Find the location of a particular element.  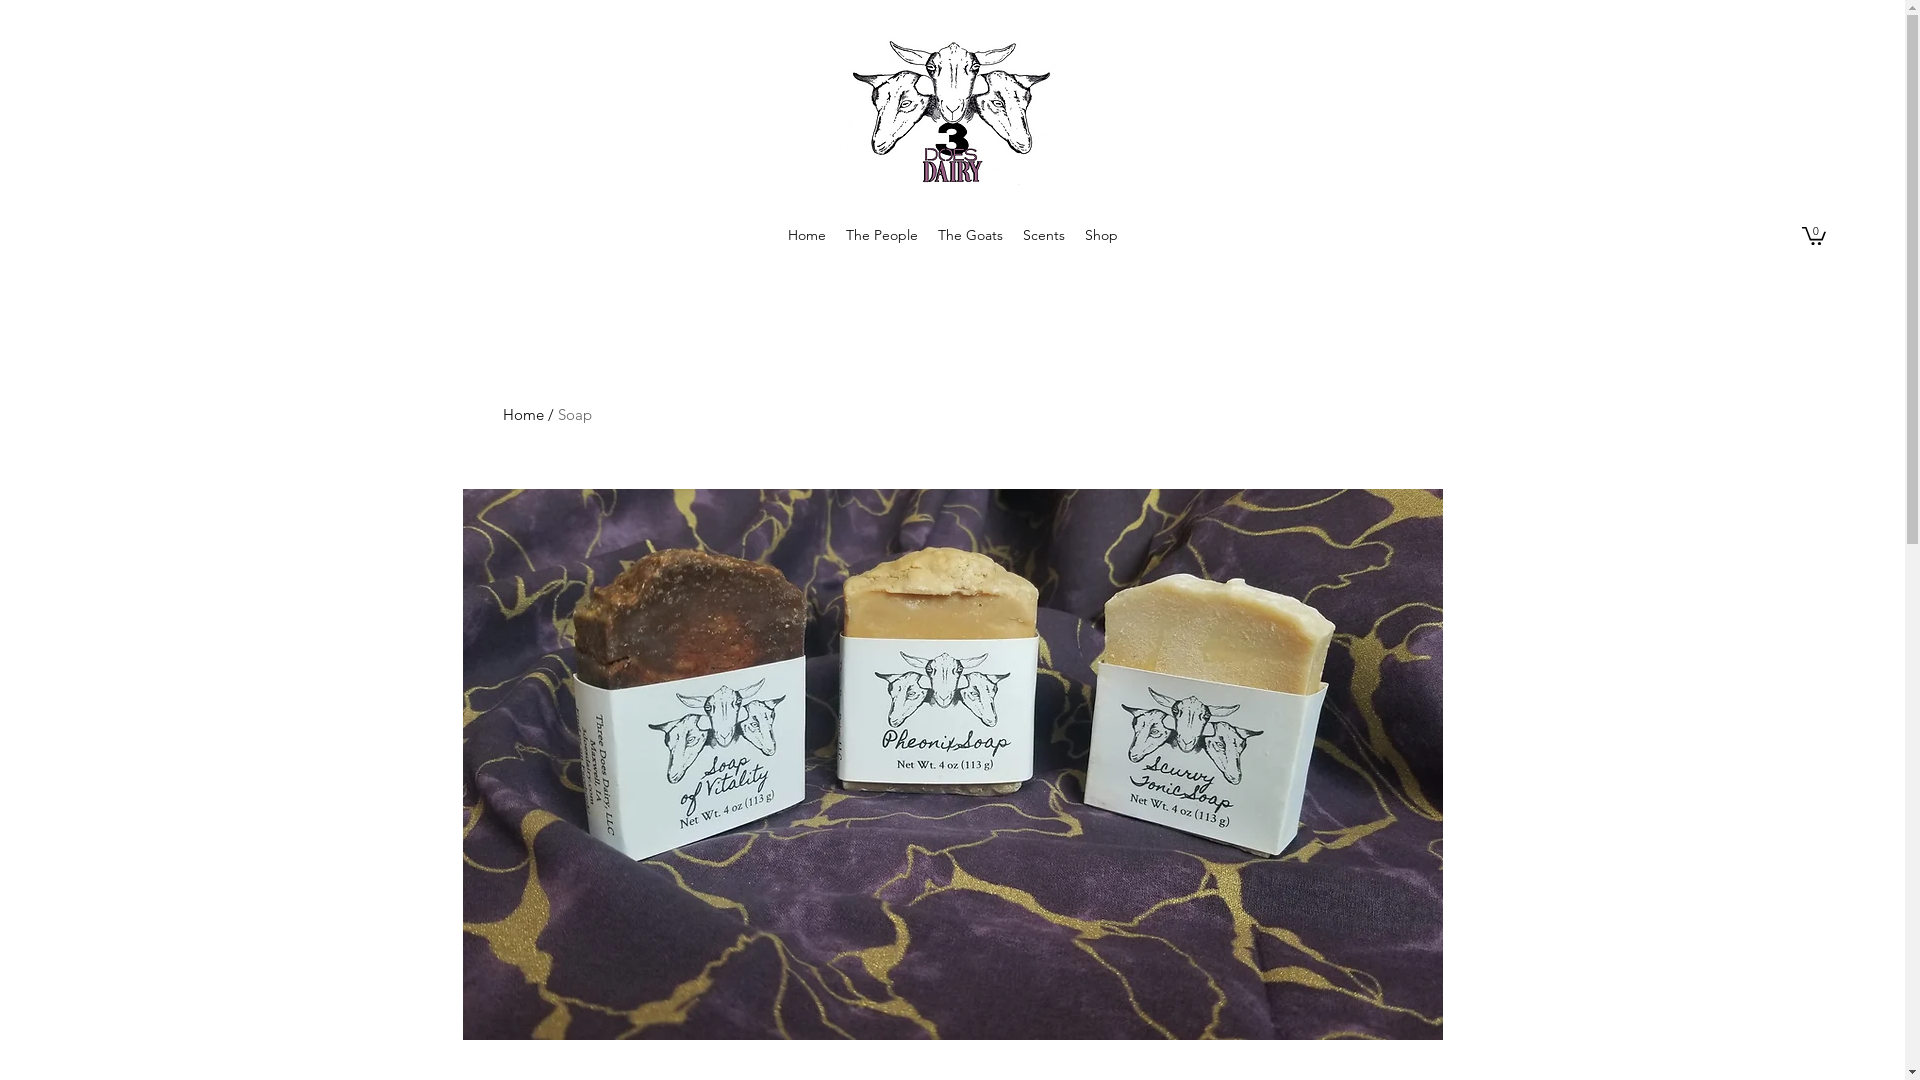

'The People' is located at coordinates (881, 234).